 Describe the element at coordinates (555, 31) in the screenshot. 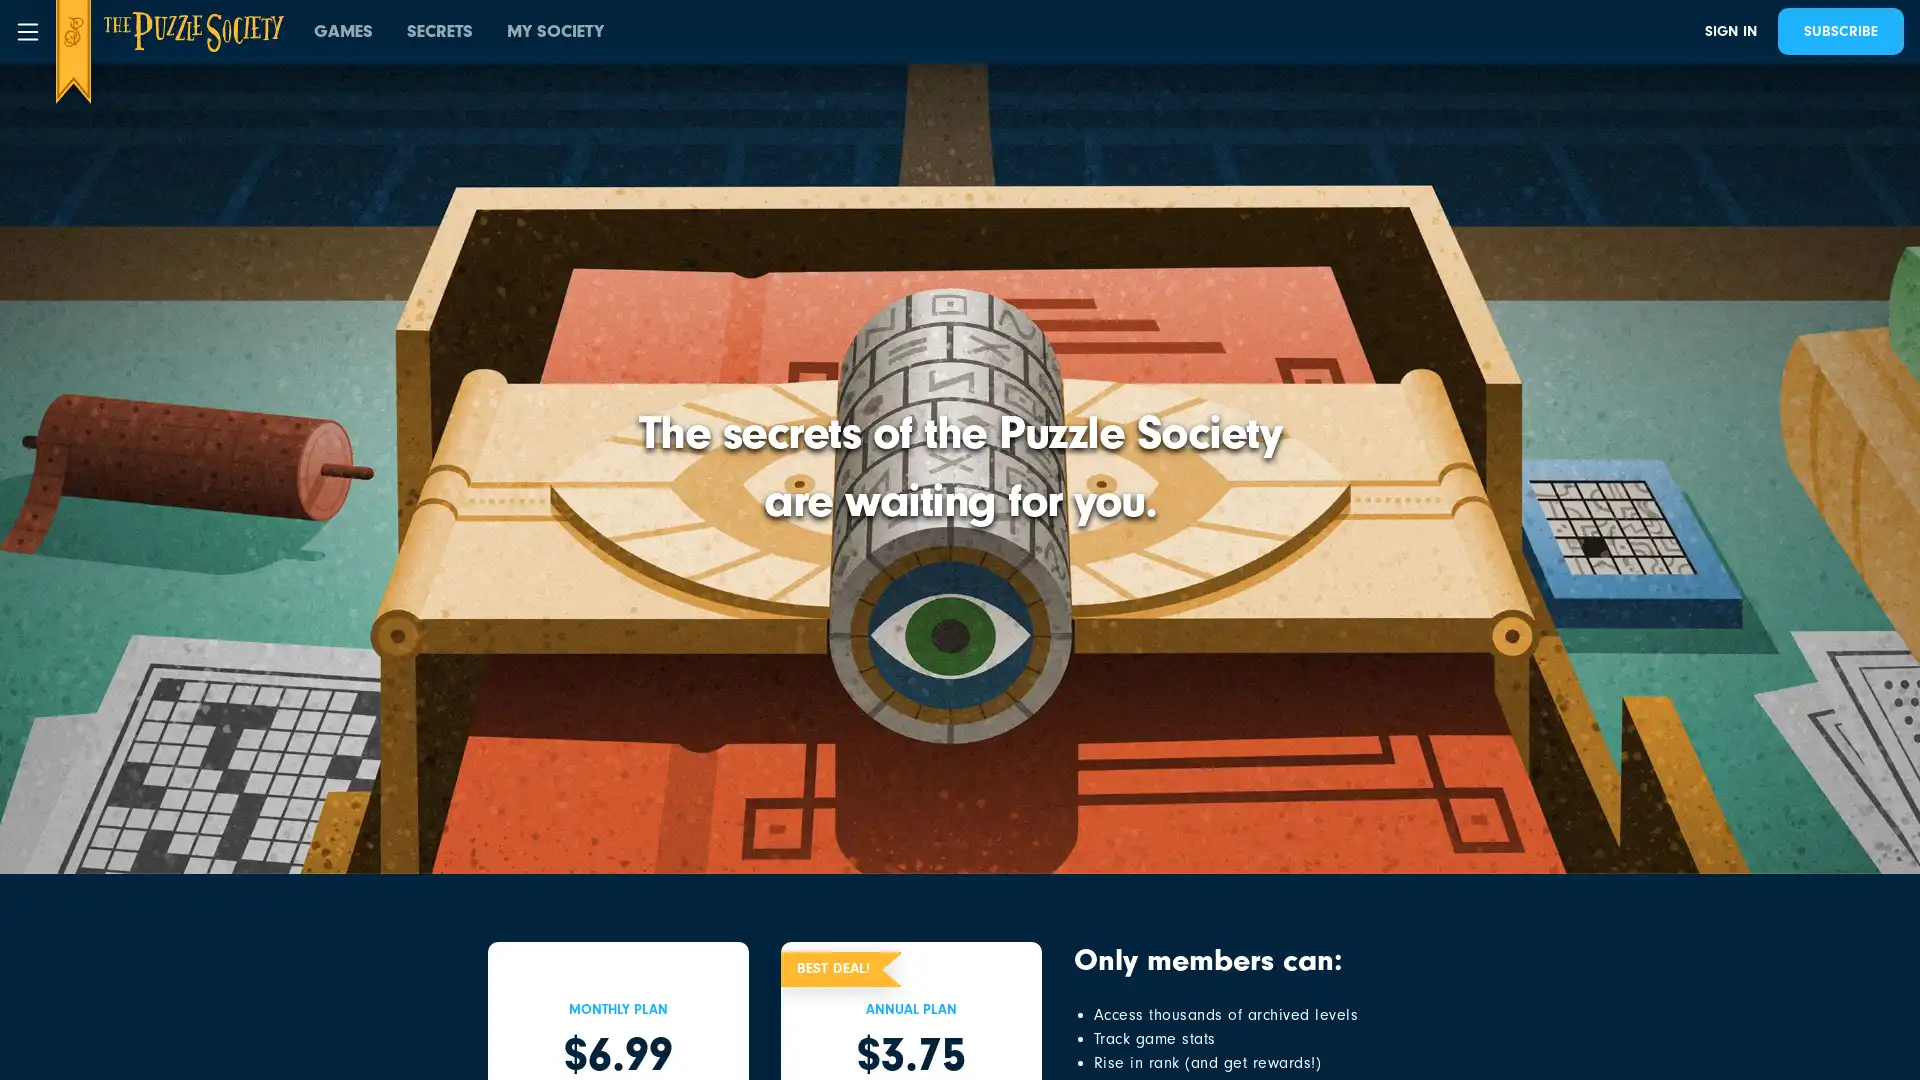

I see `MY SOCIETY` at that location.